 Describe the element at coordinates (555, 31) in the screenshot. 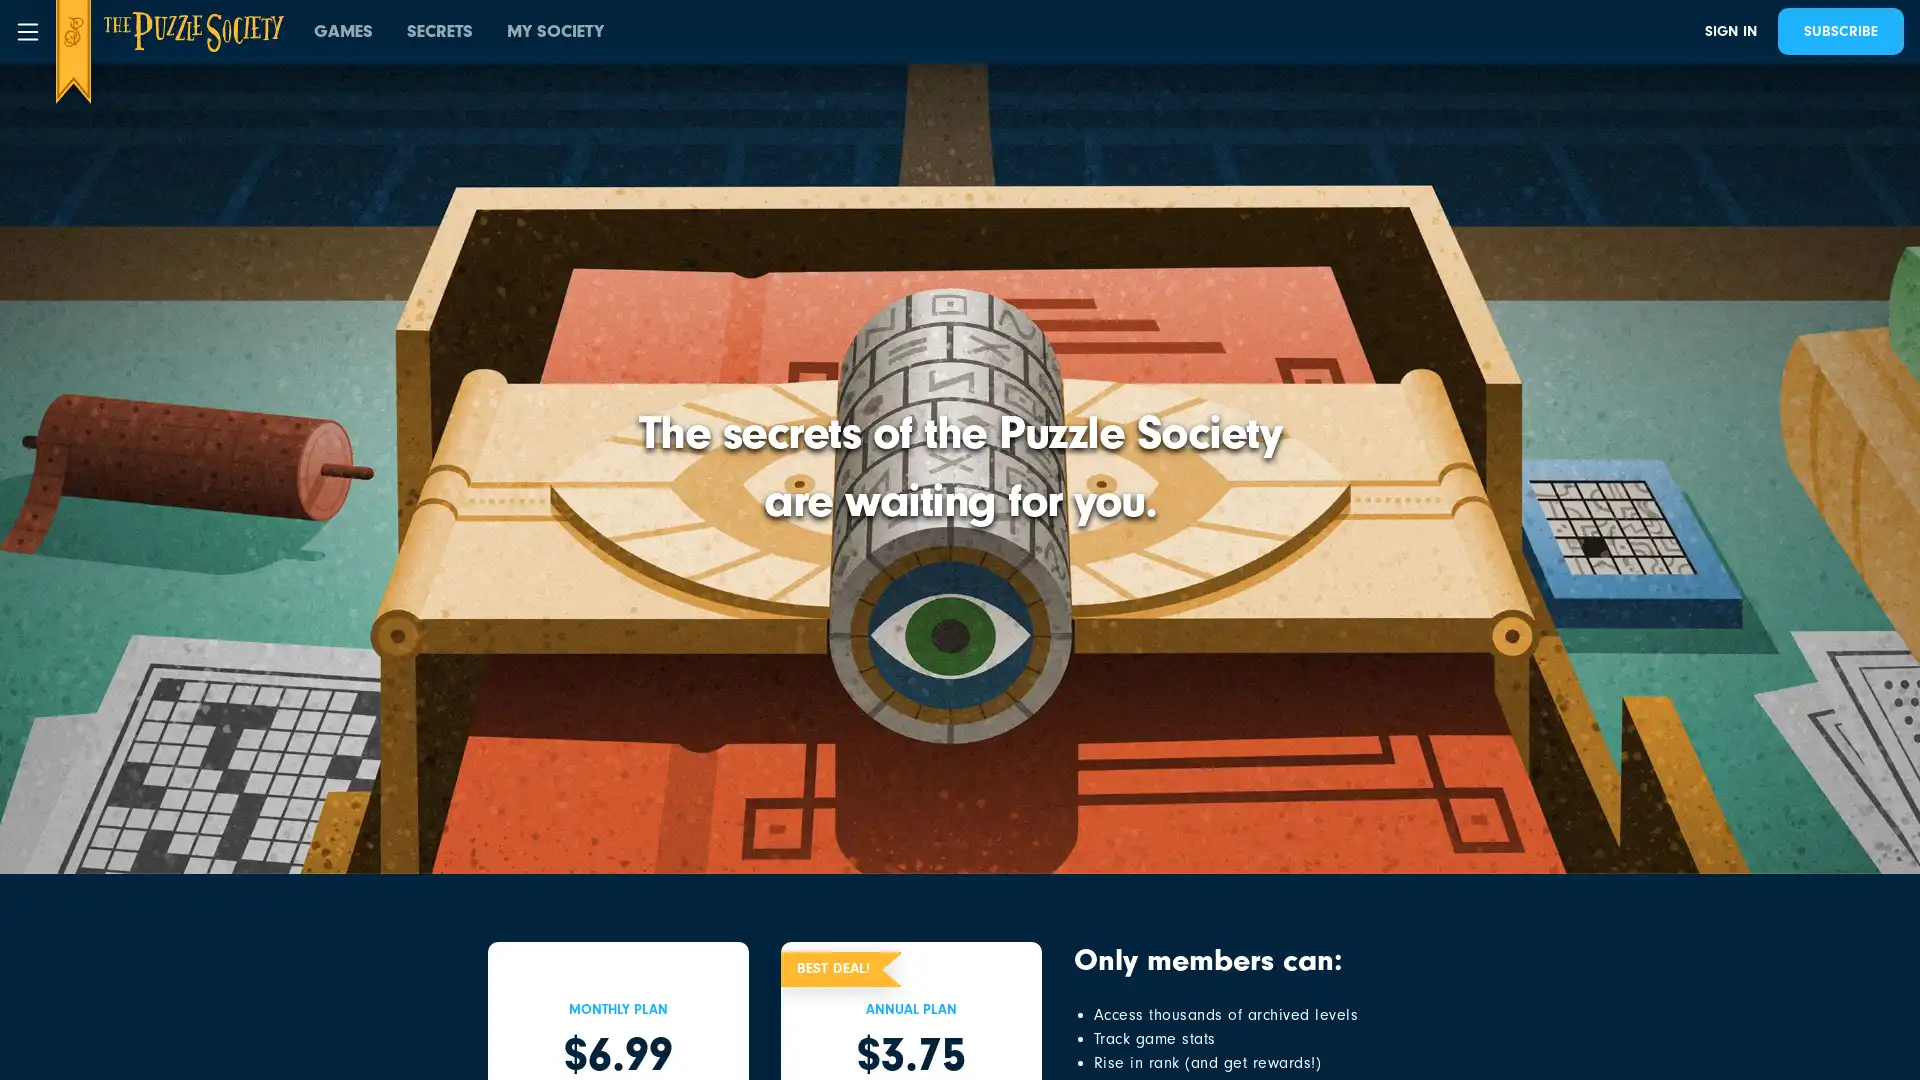

I see `MY SOCIETY` at that location.